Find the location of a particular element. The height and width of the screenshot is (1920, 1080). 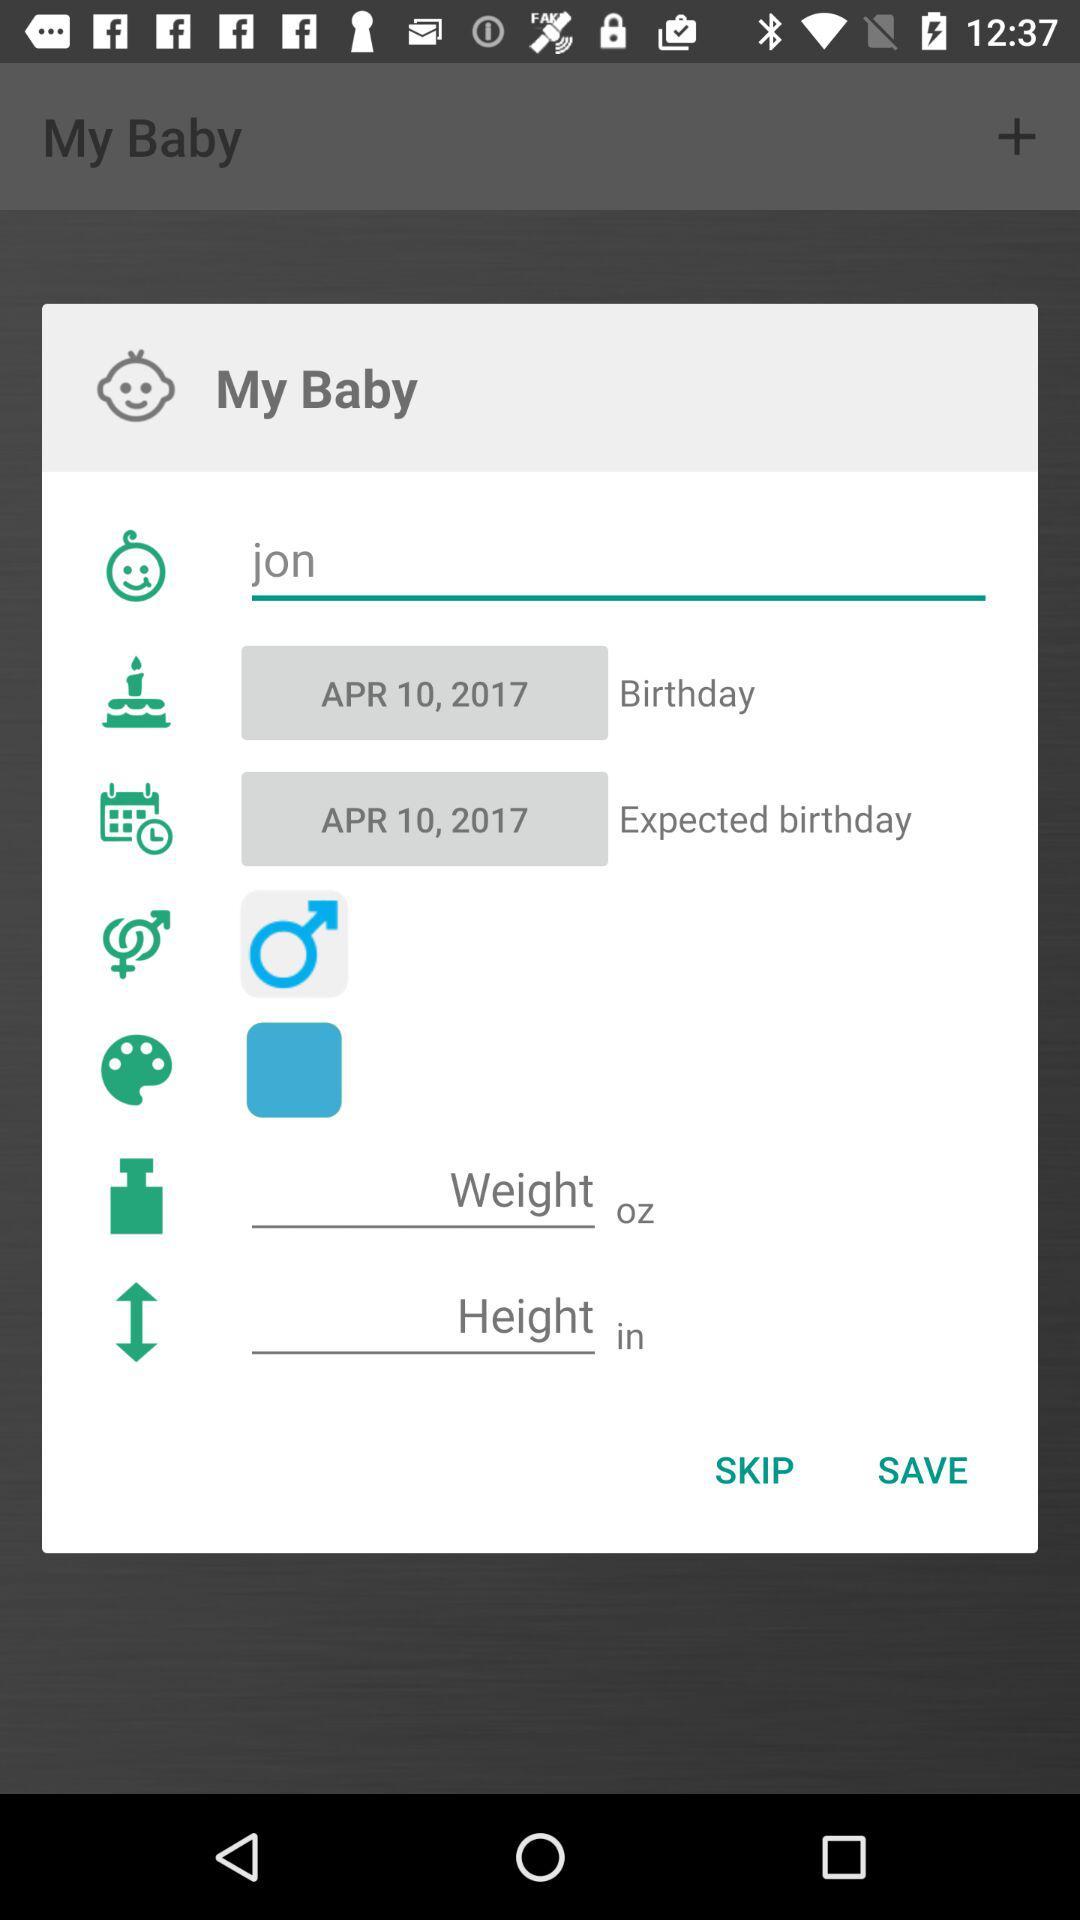

the save icon is located at coordinates (922, 1469).